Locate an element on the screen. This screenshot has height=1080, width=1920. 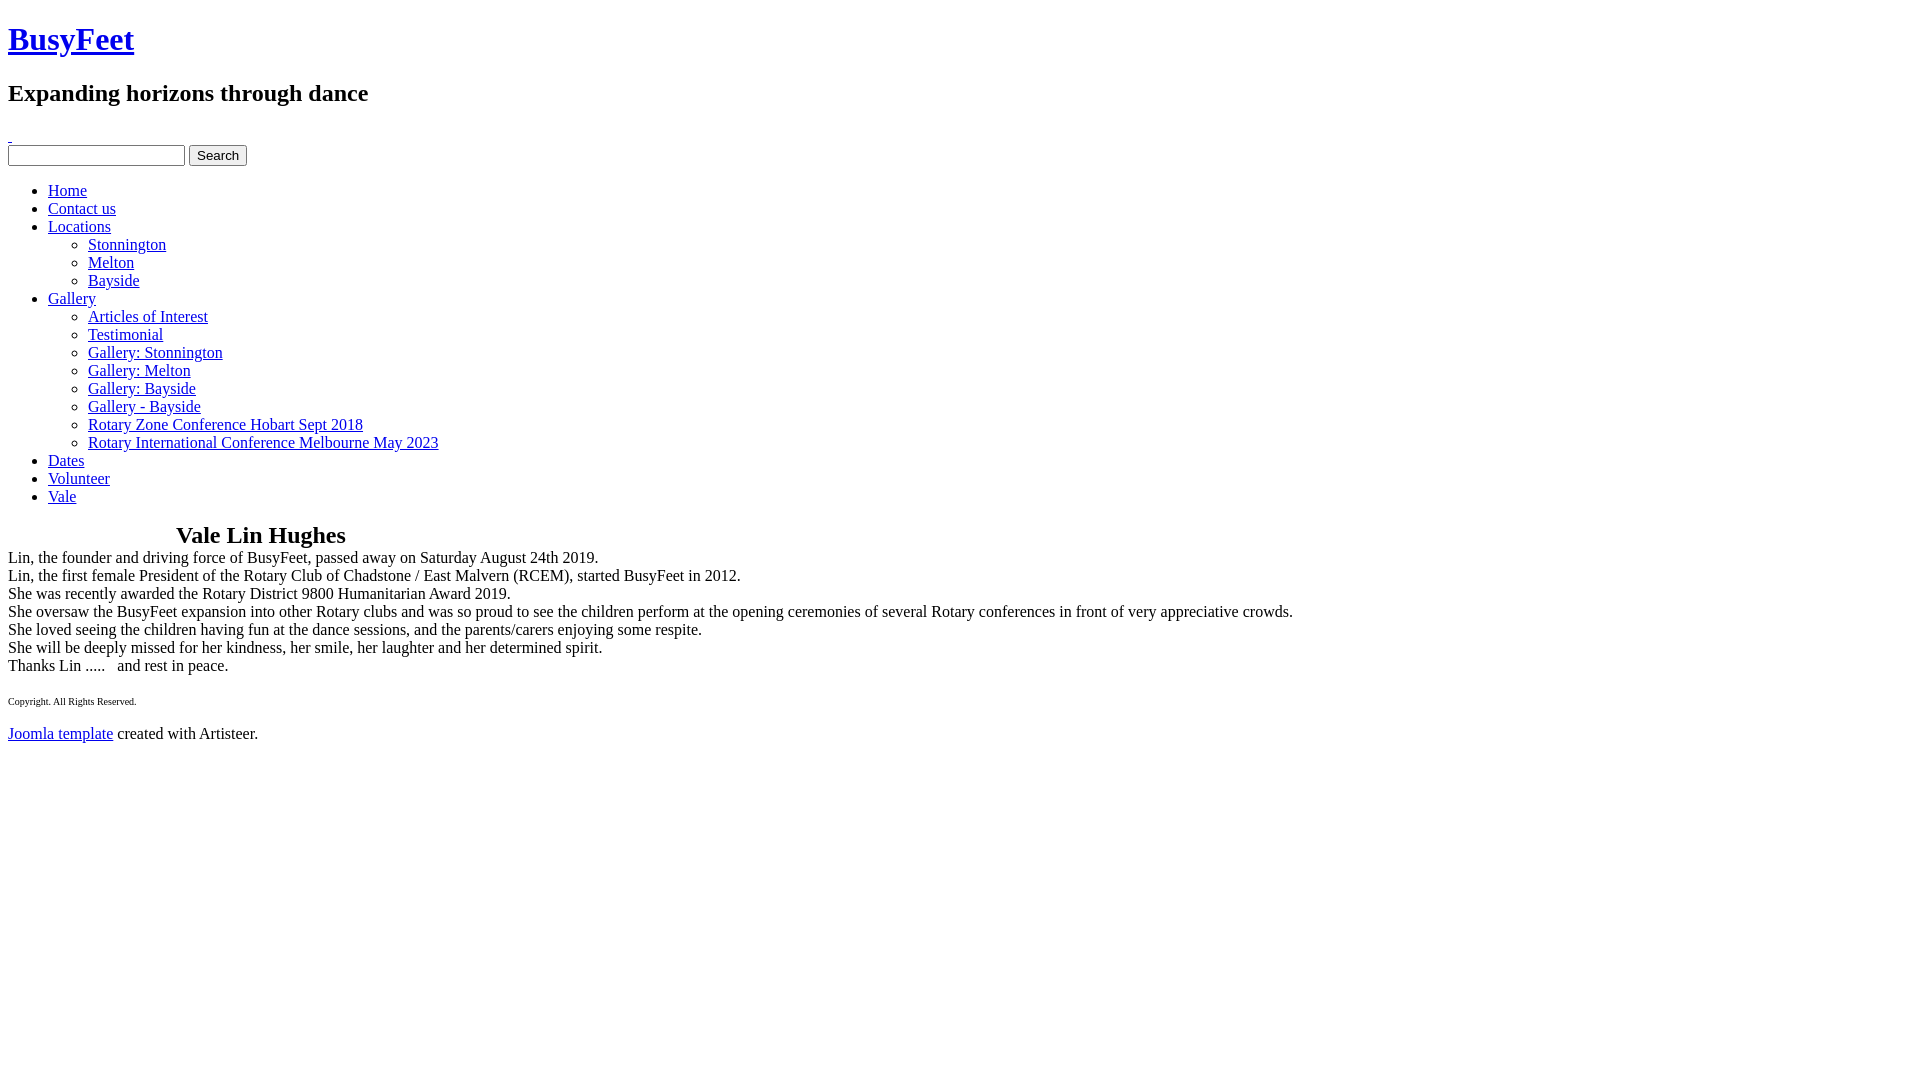
'Rotary Zone Conference Hobart Sept 2018' is located at coordinates (225, 423).